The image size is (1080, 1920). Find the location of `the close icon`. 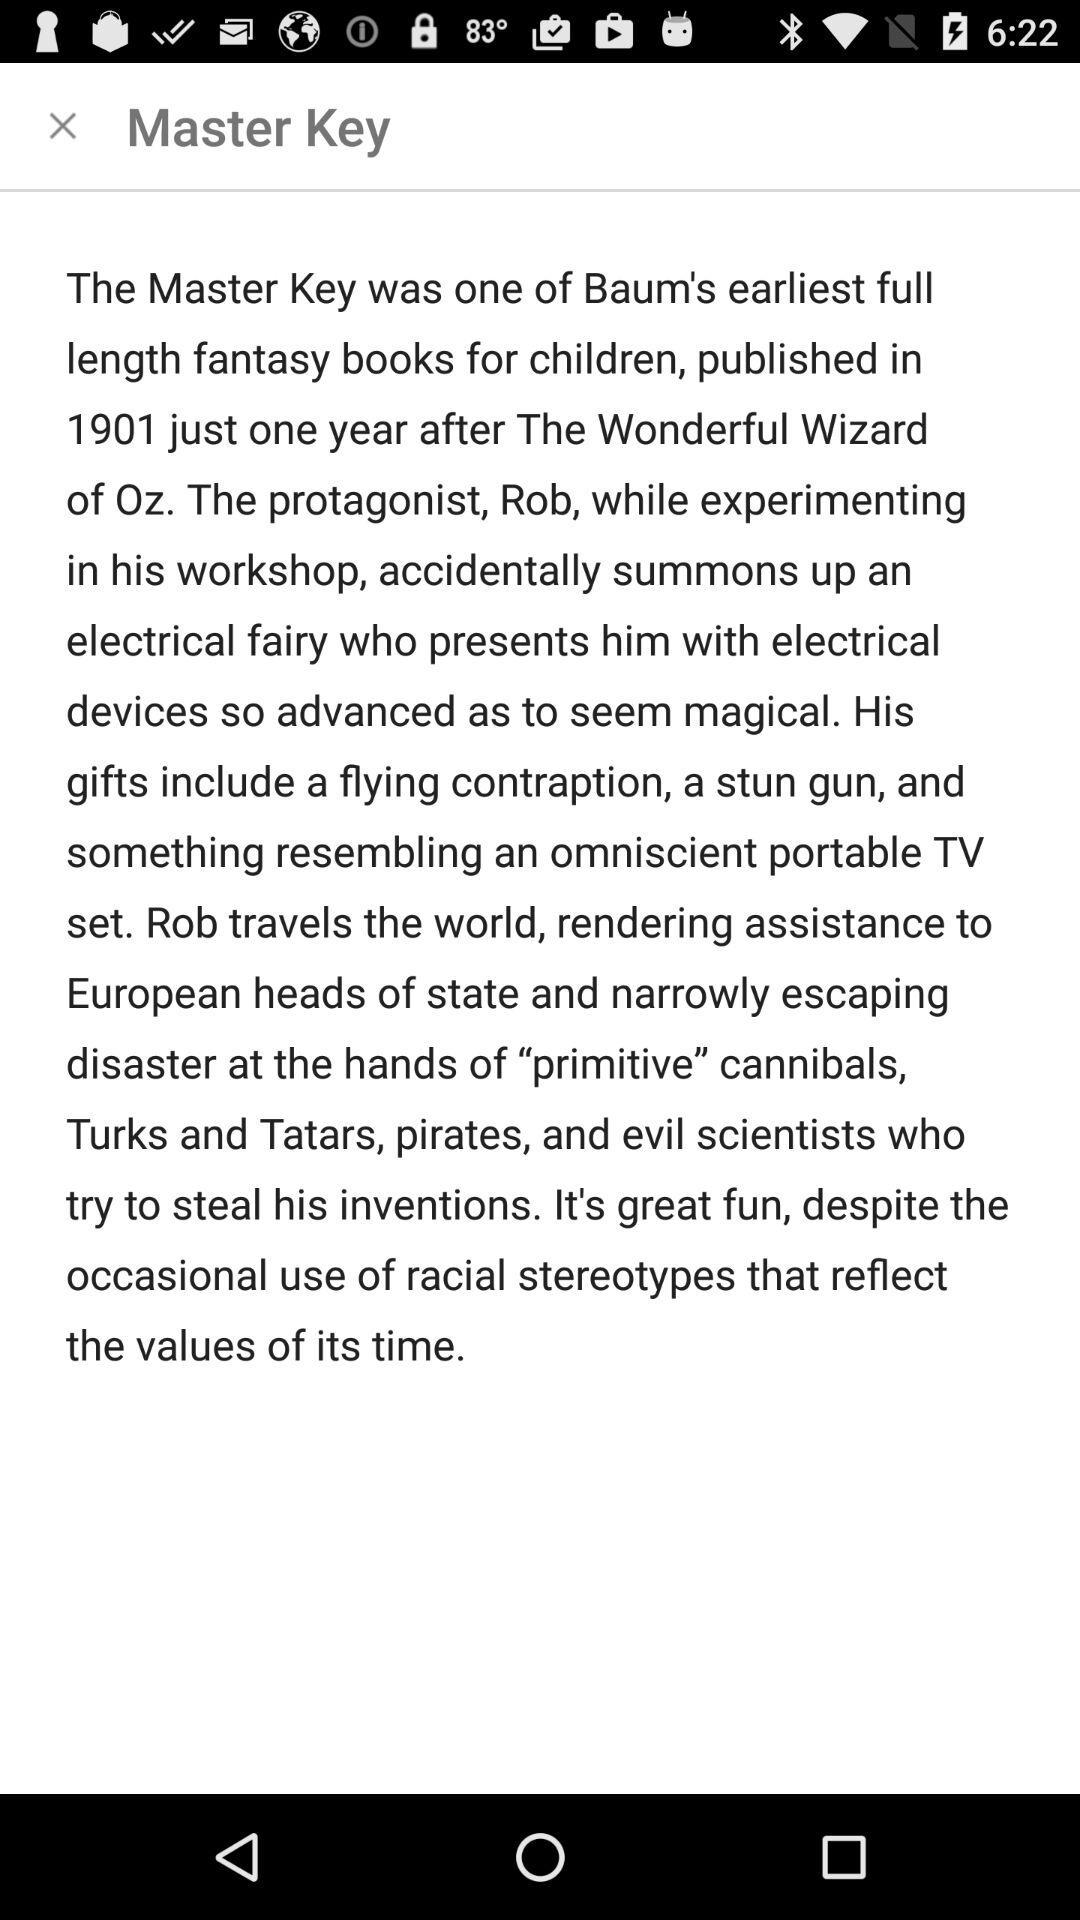

the close icon is located at coordinates (61, 133).